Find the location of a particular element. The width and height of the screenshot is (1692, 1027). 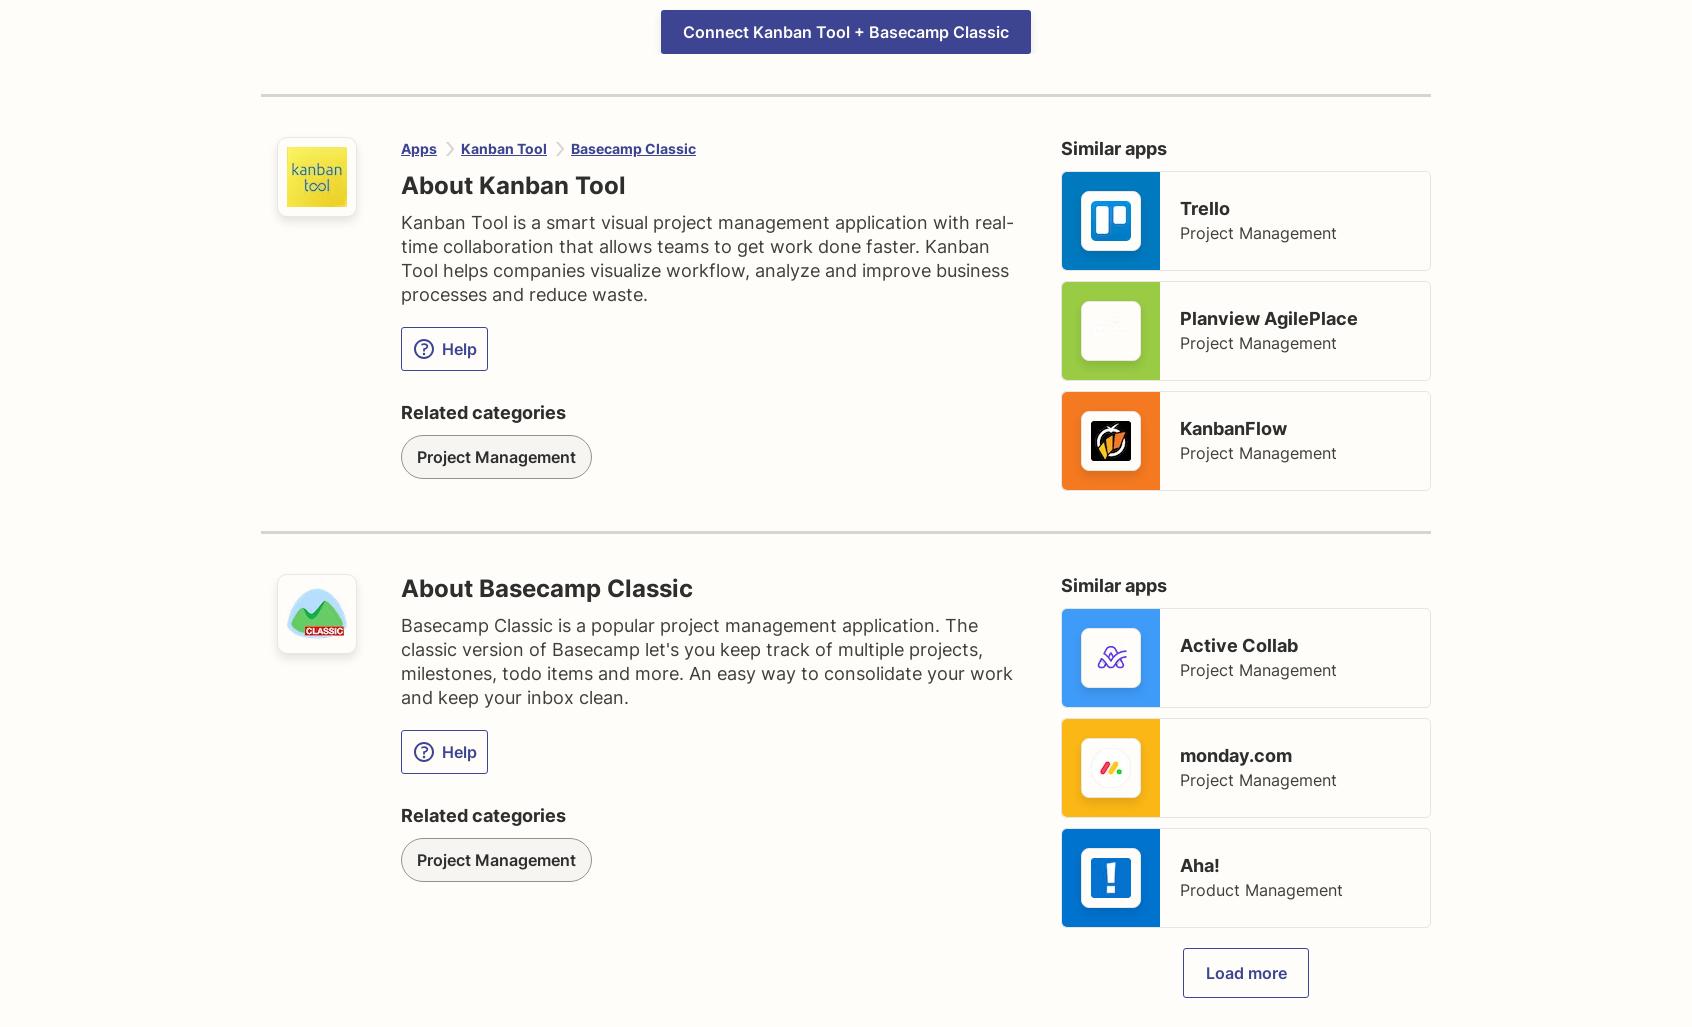

'Product Management' is located at coordinates (1261, 888).